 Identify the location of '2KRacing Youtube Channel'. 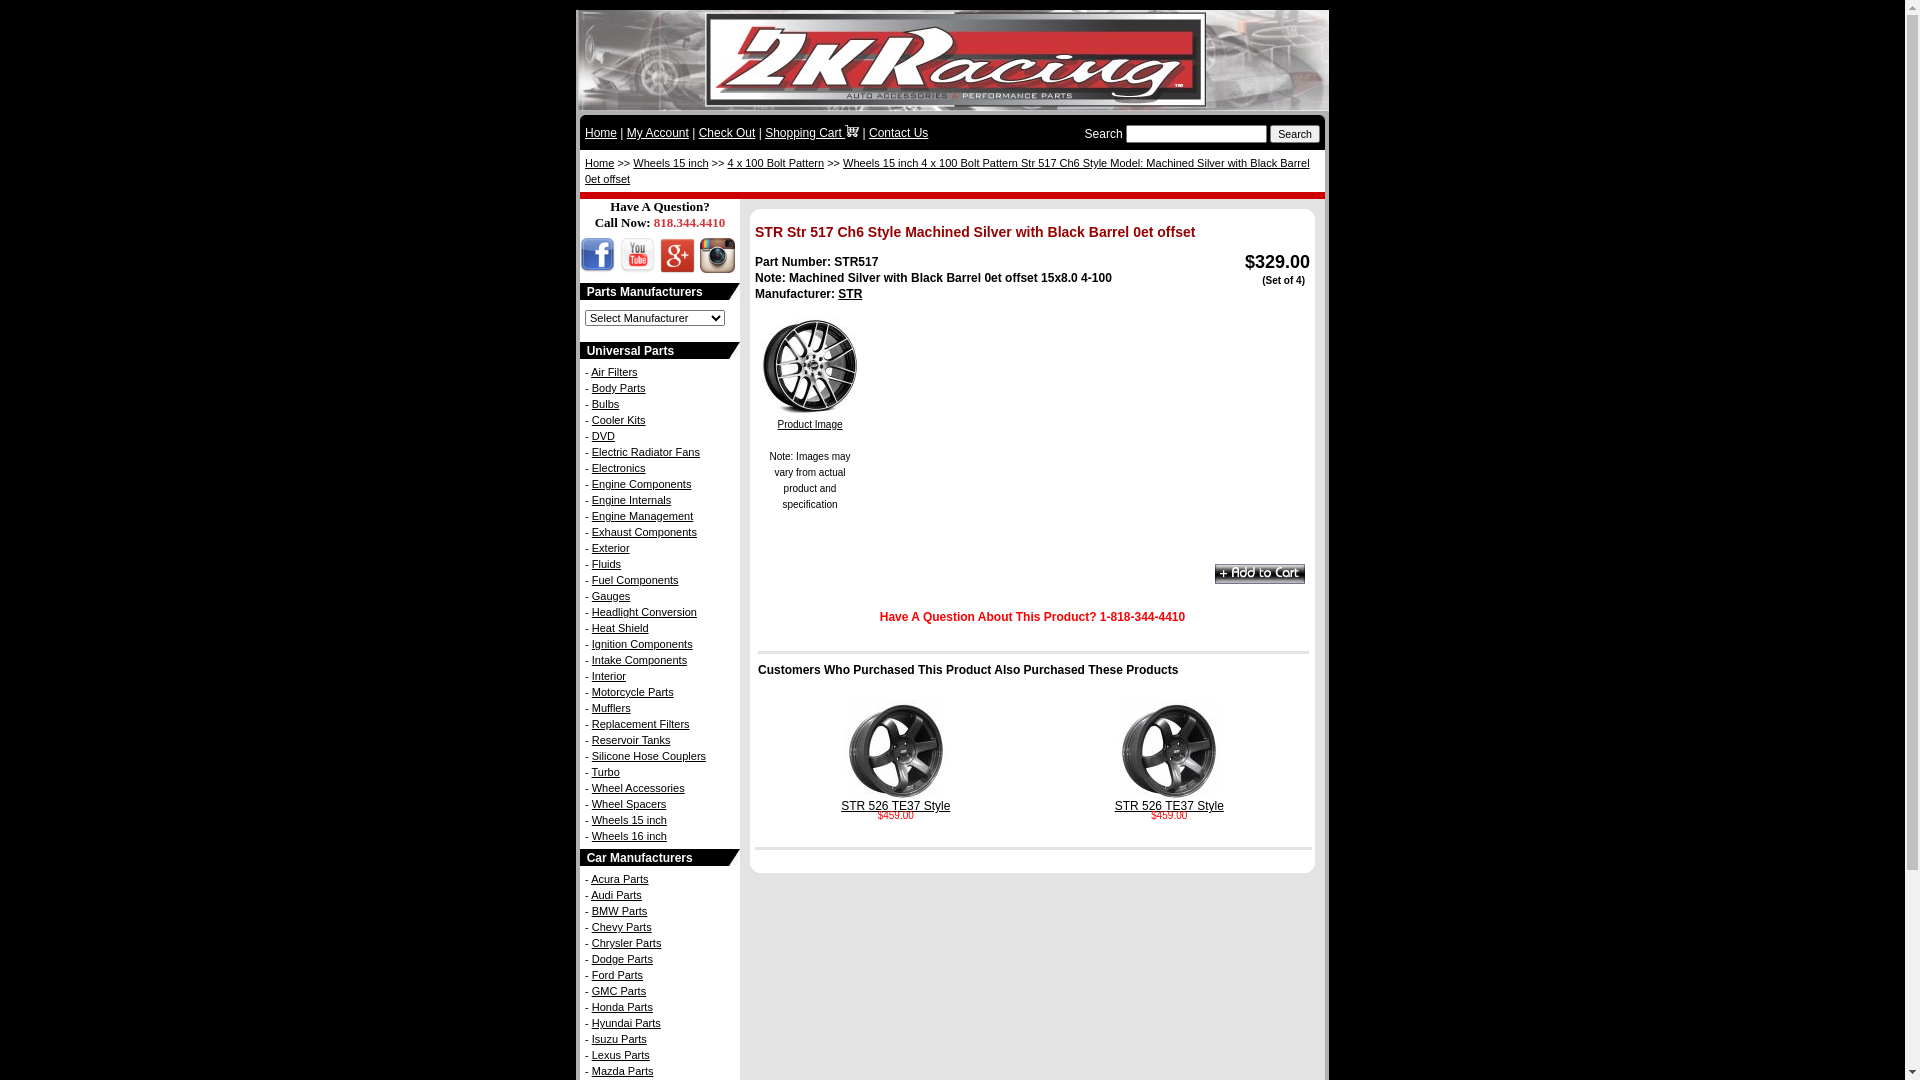
(633, 266).